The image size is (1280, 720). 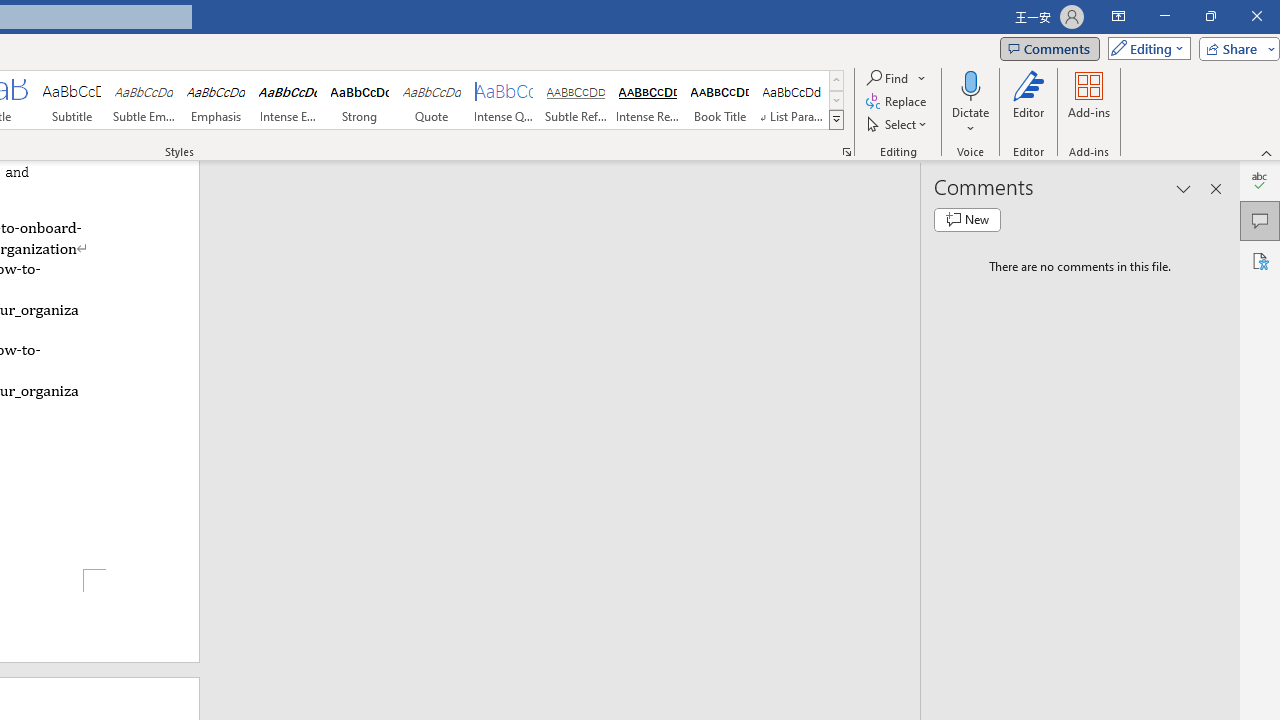 What do you see at coordinates (1144, 47) in the screenshot?
I see `'Editing'` at bounding box center [1144, 47].